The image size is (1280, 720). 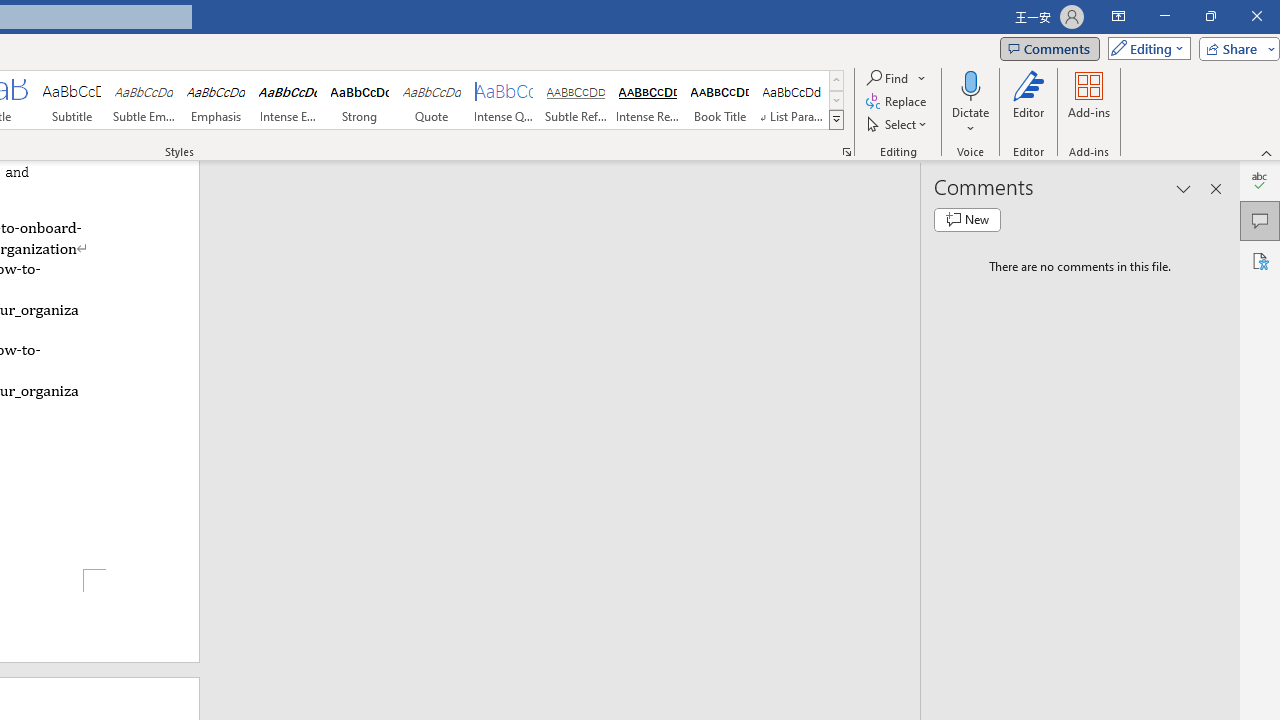 What do you see at coordinates (1144, 47) in the screenshot?
I see `'Editing'` at bounding box center [1144, 47].